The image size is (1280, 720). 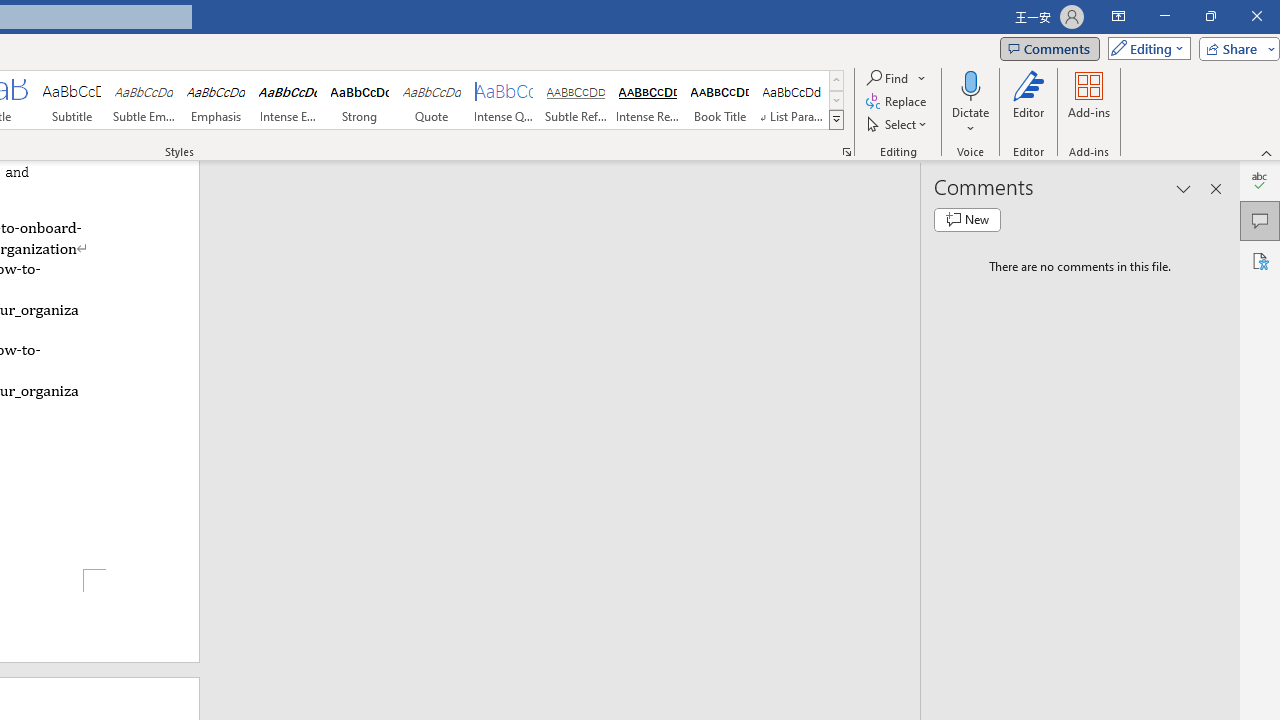 What do you see at coordinates (1144, 47) in the screenshot?
I see `'Editing'` at bounding box center [1144, 47].